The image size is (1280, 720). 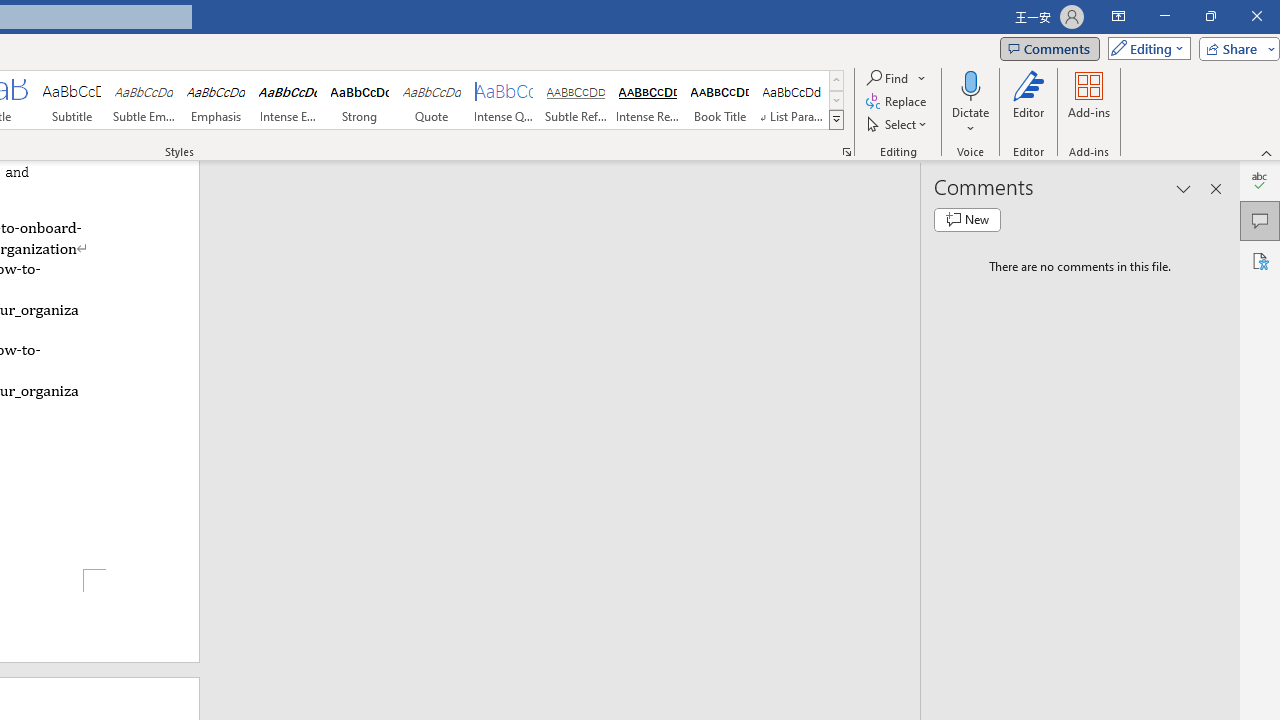 What do you see at coordinates (1144, 47) in the screenshot?
I see `'Editing'` at bounding box center [1144, 47].